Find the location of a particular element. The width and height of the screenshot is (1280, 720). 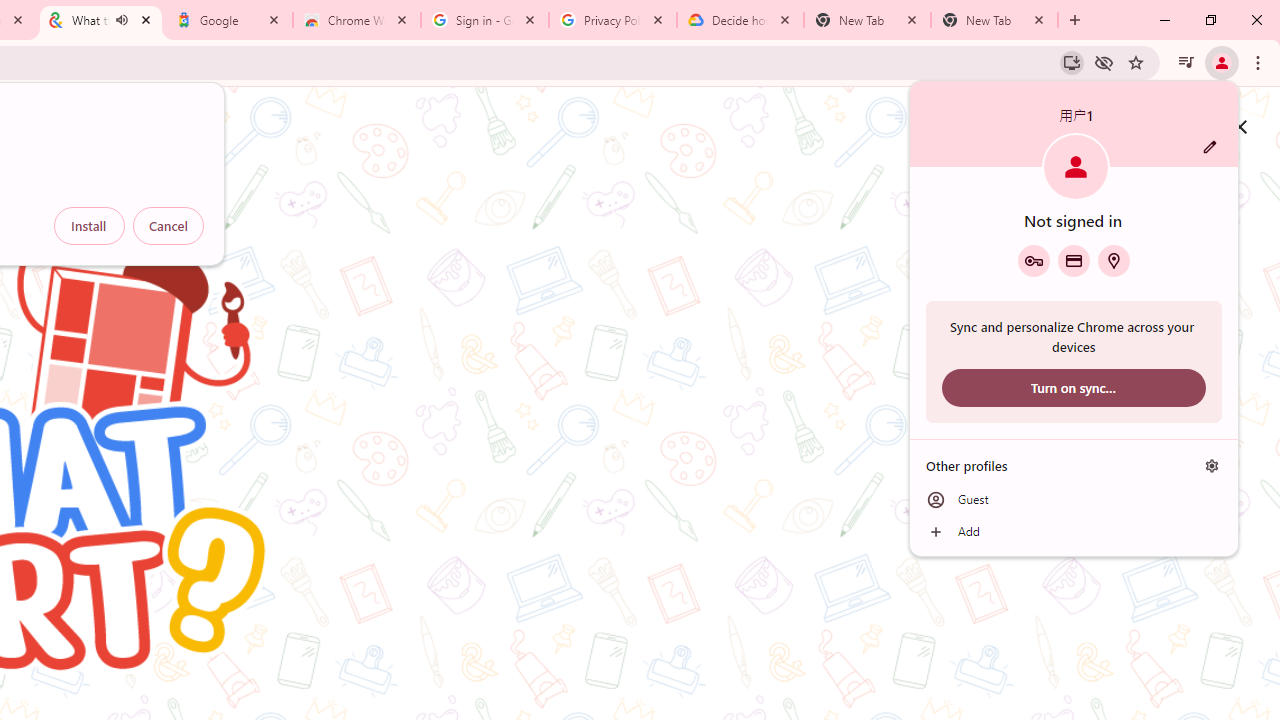

'Customize profile' is located at coordinates (1209, 146).